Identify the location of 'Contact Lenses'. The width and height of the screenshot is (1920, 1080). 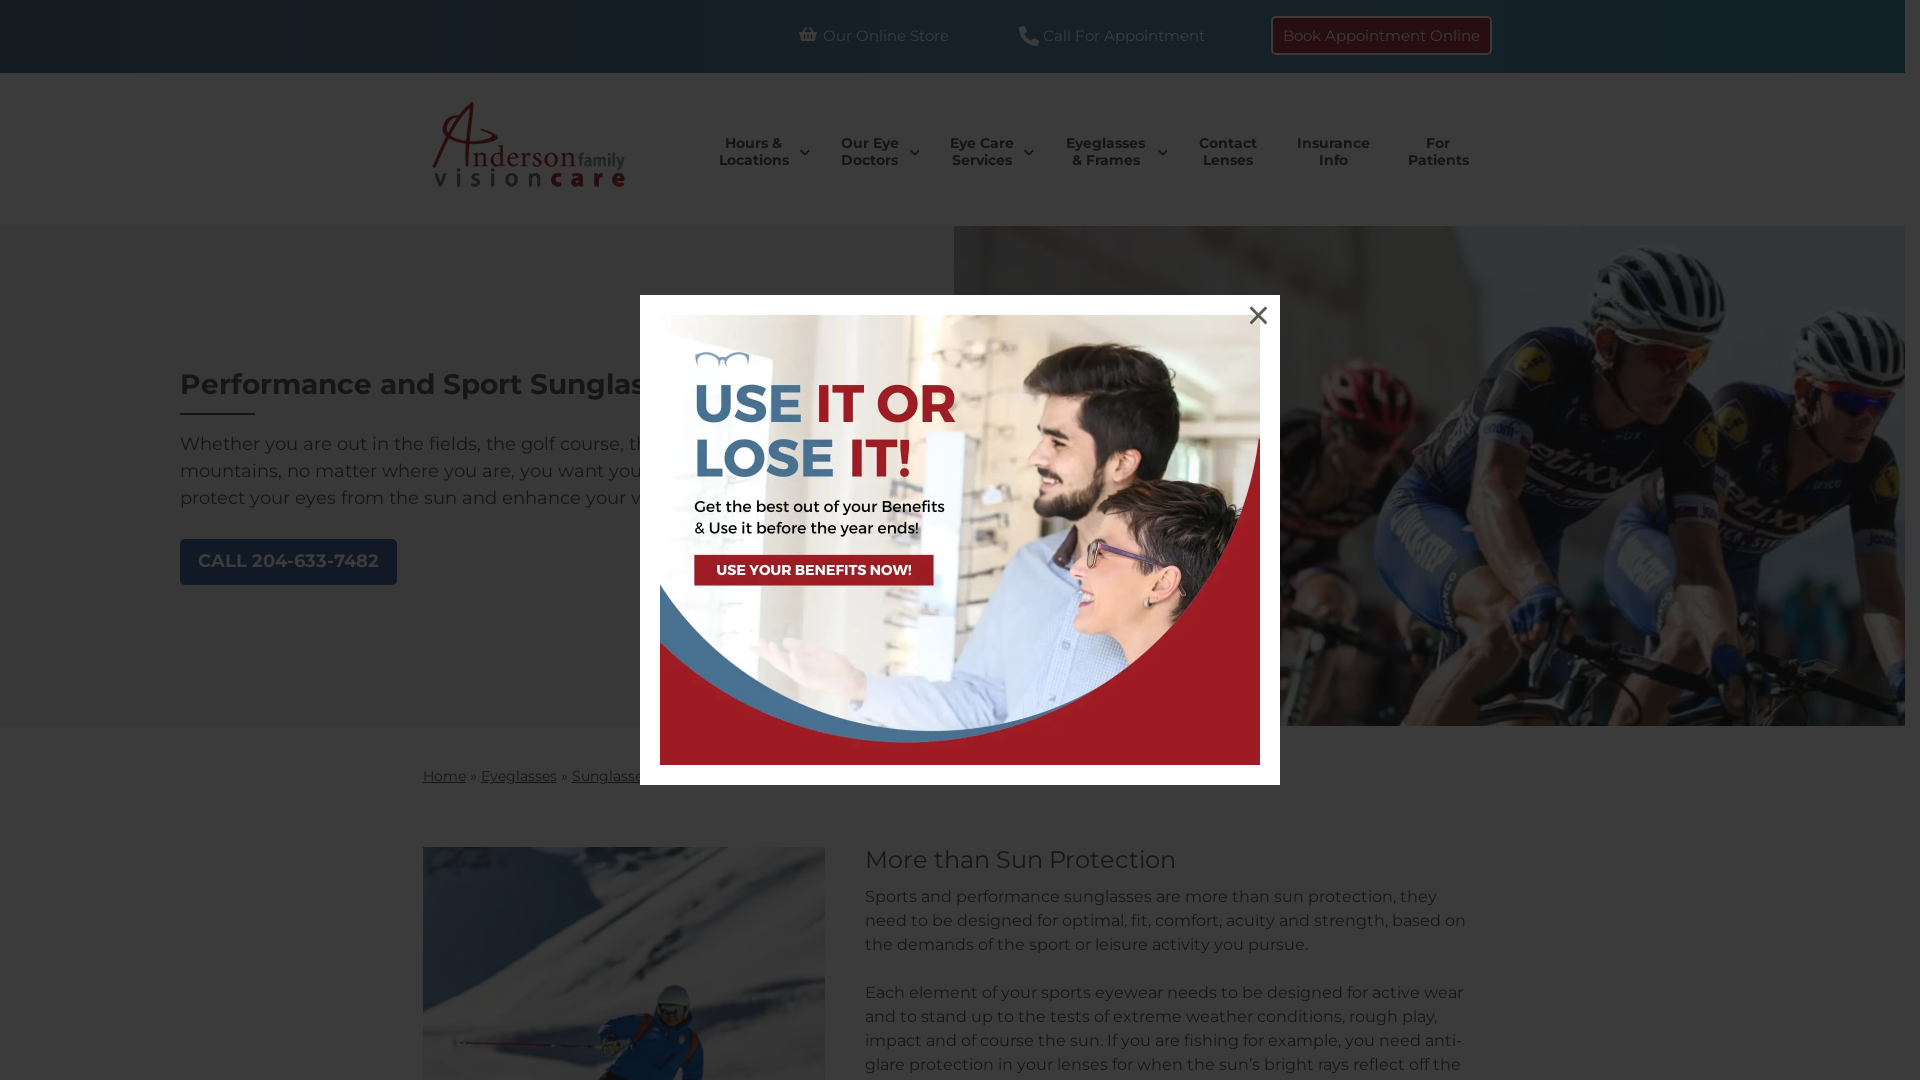
(1226, 150).